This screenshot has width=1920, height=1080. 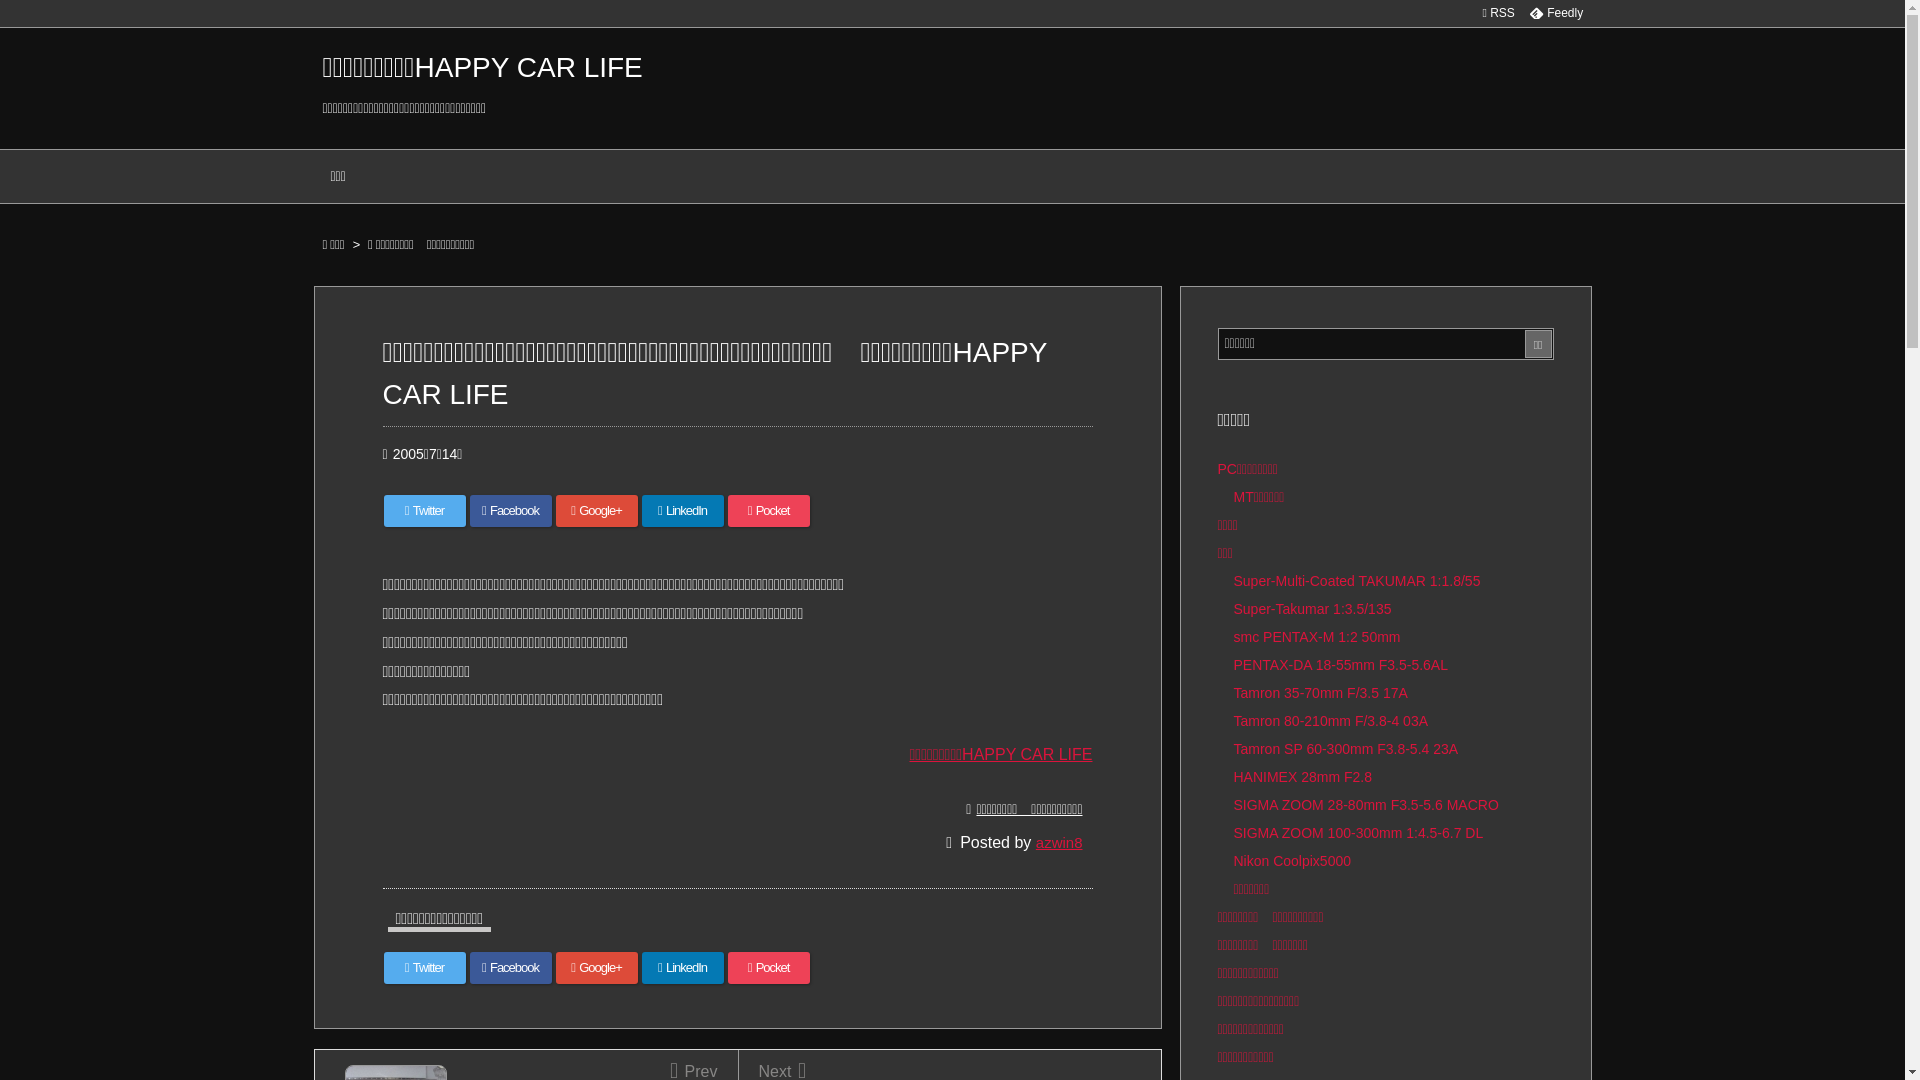 What do you see at coordinates (1498, 12) in the screenshot?
I see `'  RSS '` at bounding box center [1498, 12].